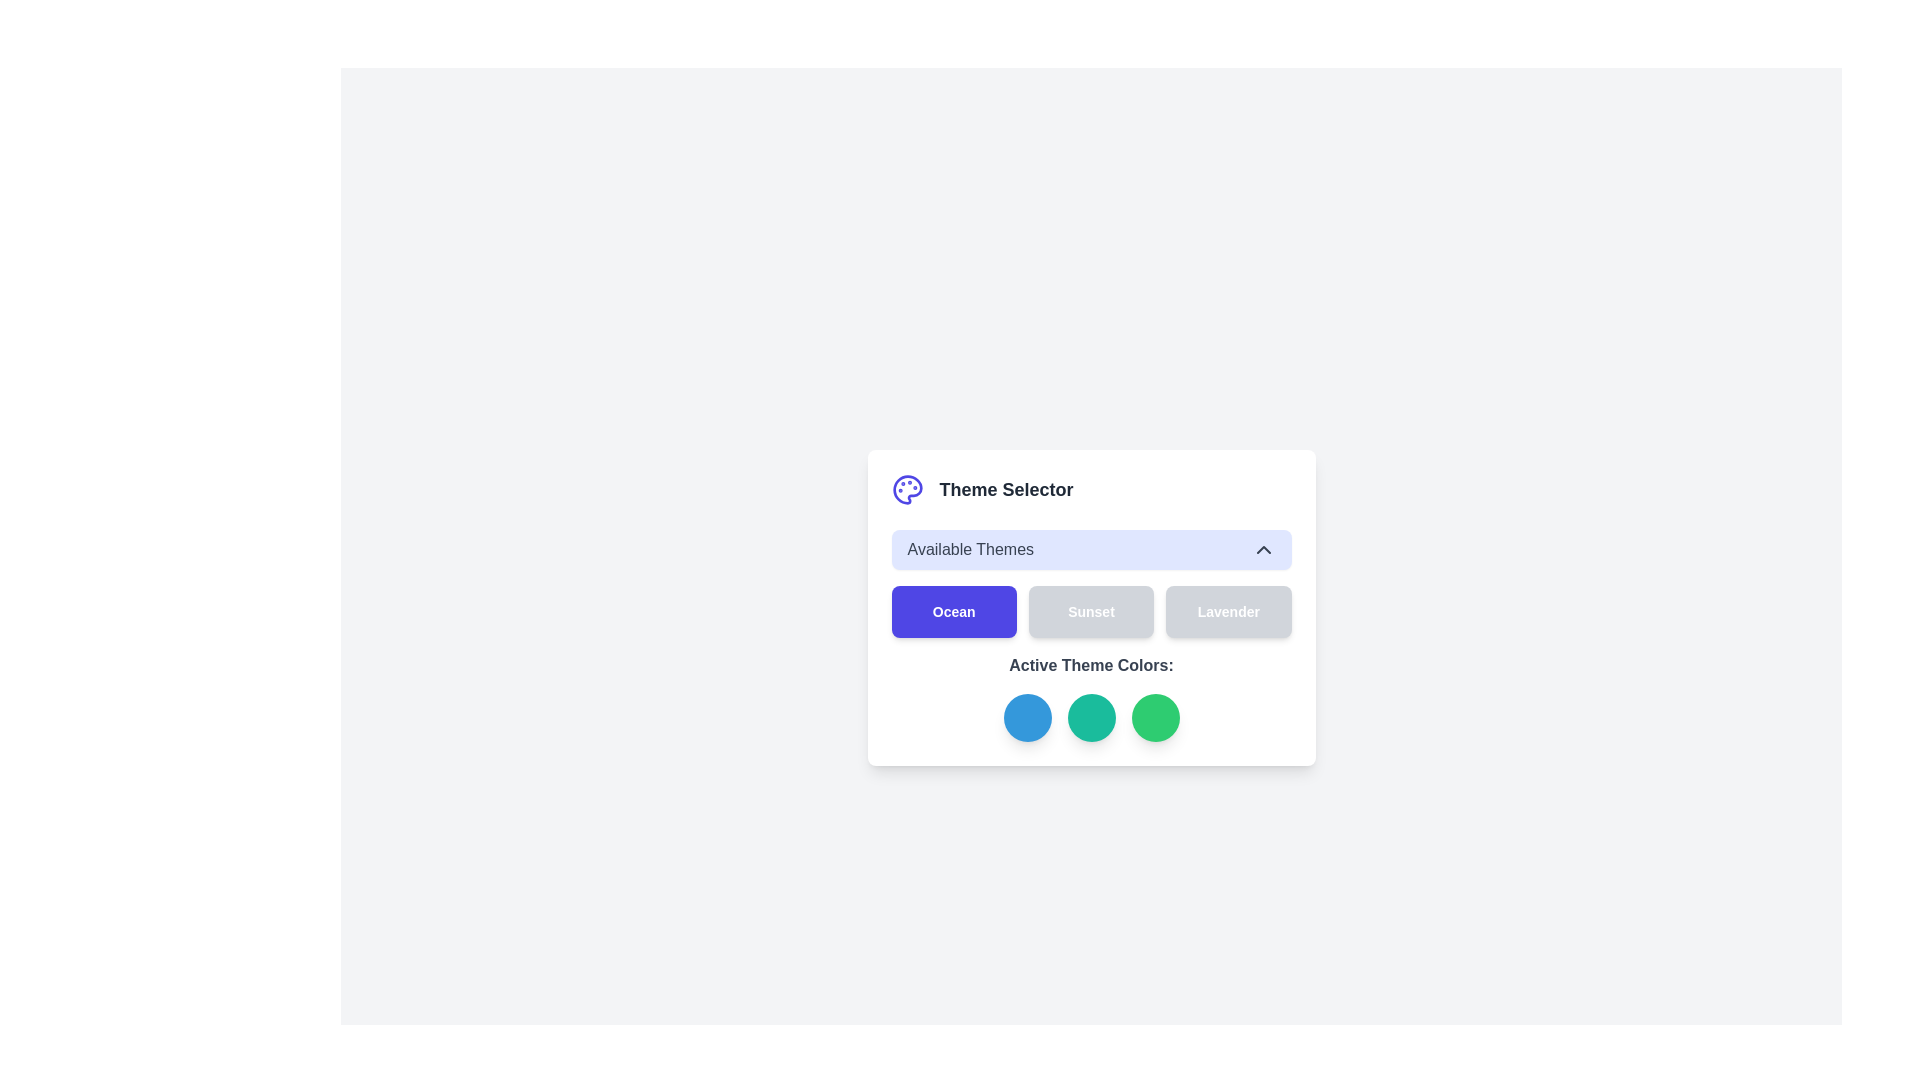 This screenshot has height=1080, width=1920. What do you see at coordinates (906, 489) in the screenshot?
I see `the blue or indigo palette icon located to the left of the 'Theme Selector' text` at bounding box center [906, 489].